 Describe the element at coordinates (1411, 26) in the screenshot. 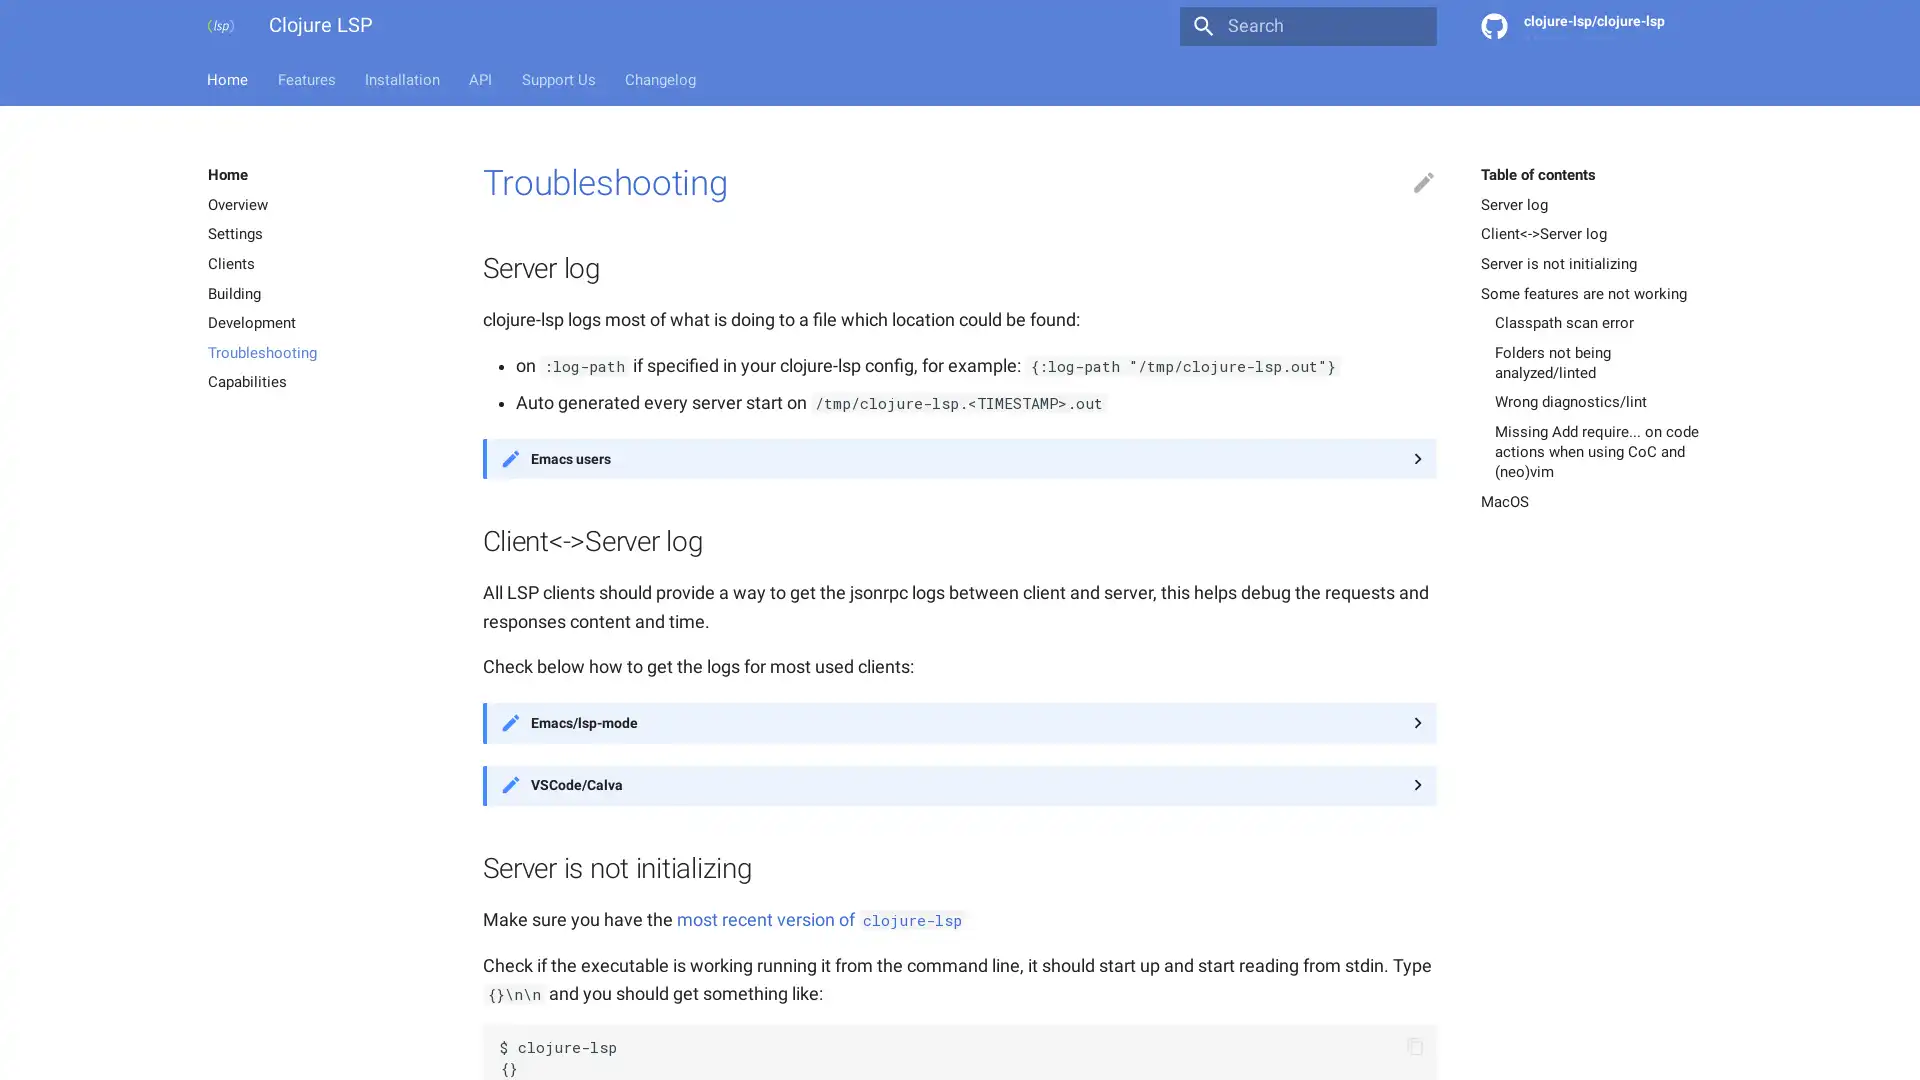

I see `Clear` at that location.